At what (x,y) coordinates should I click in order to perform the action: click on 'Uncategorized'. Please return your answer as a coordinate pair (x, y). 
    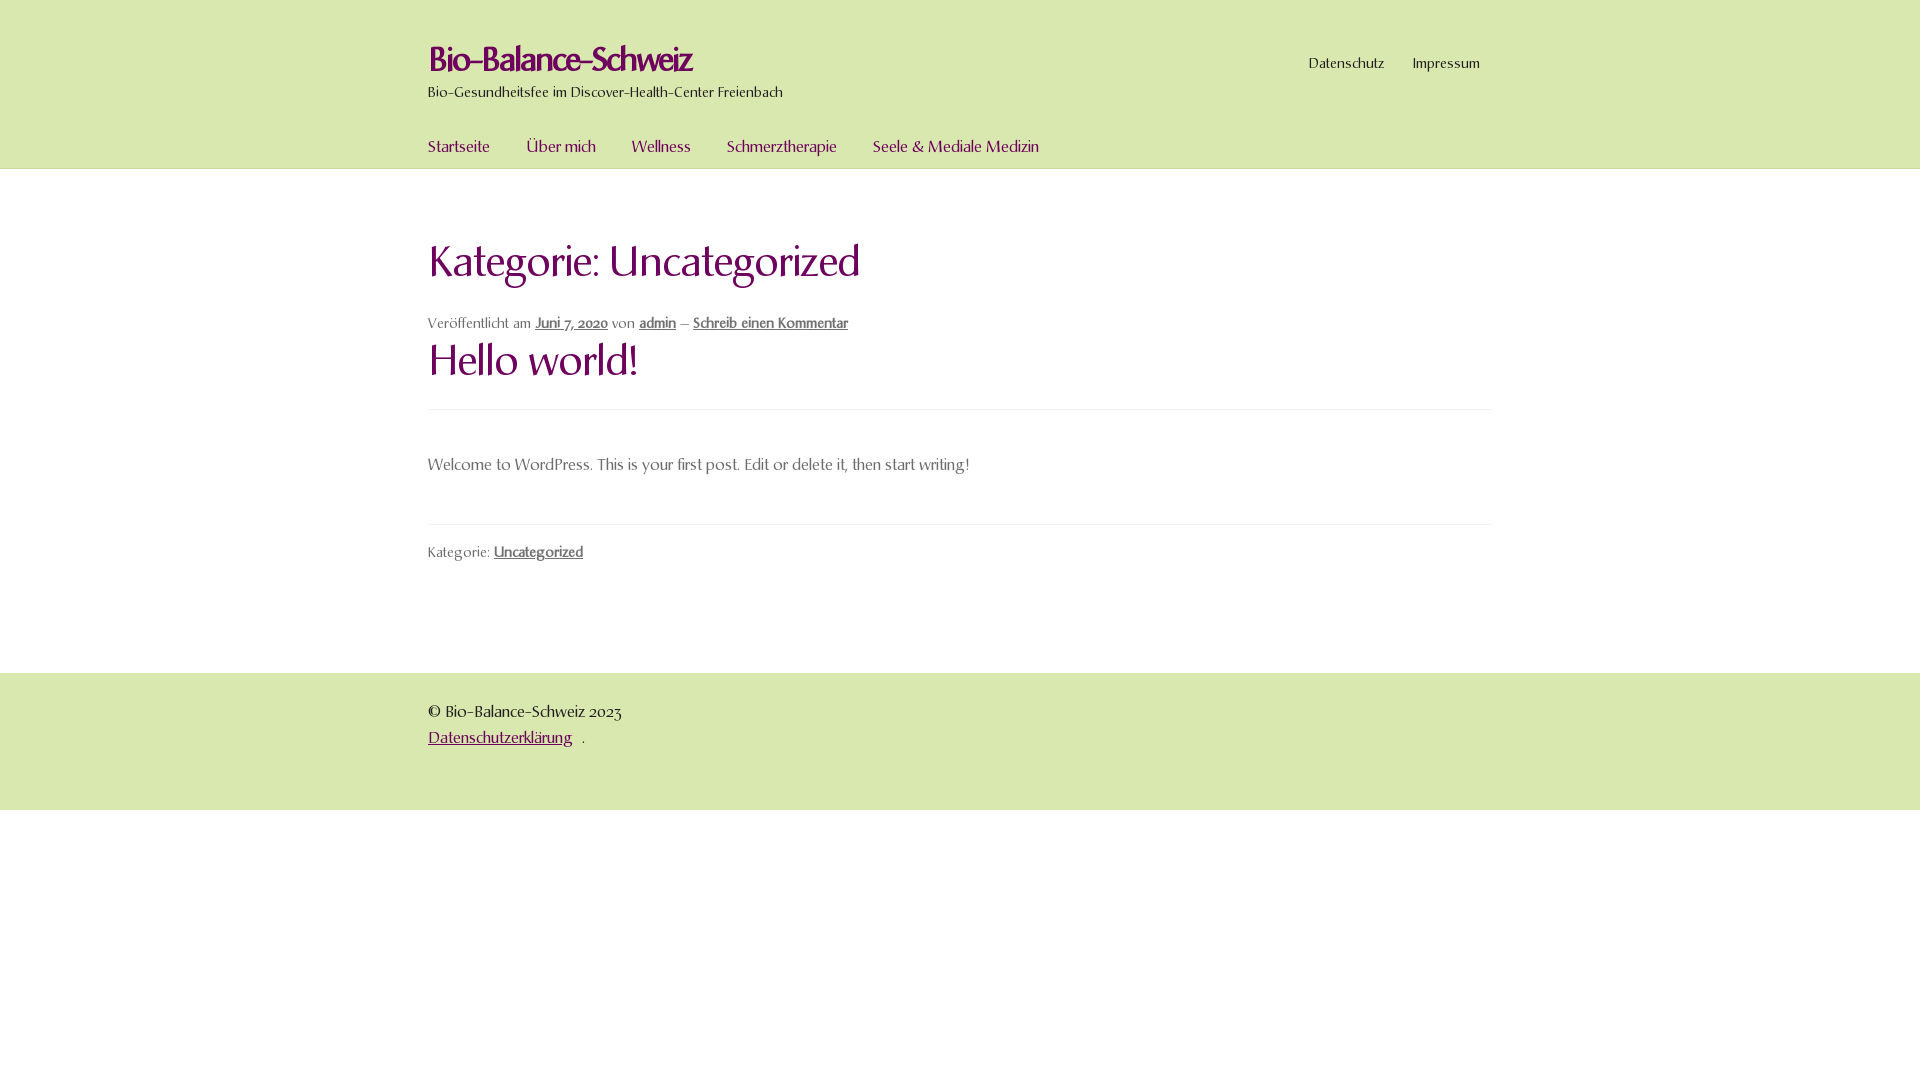
    Looking at the image, I should click on (538, 551).